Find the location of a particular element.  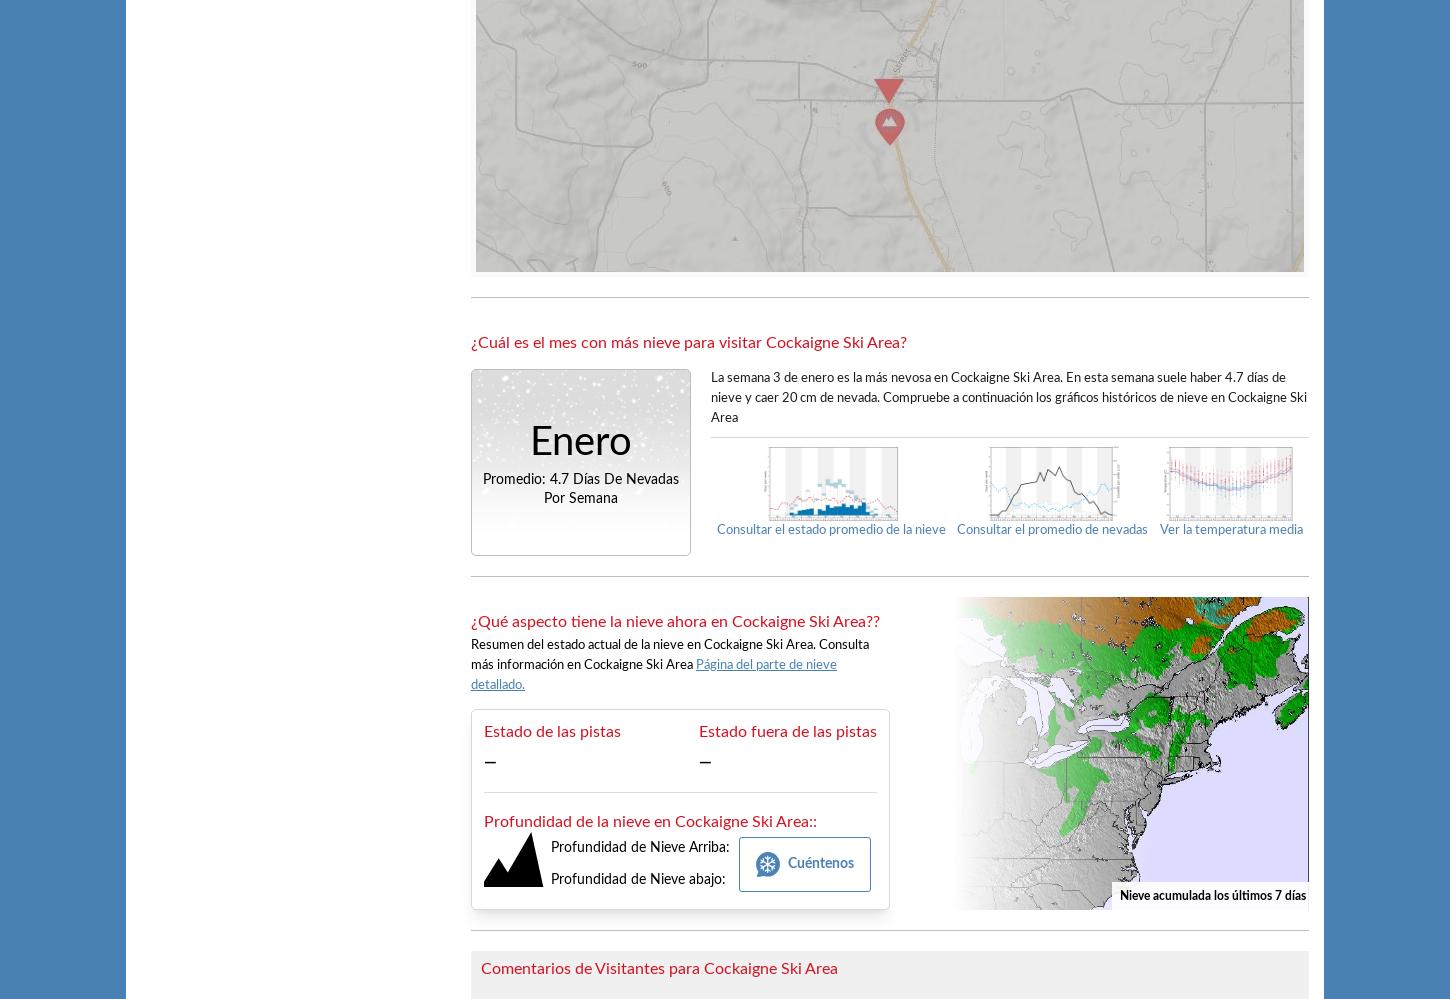

'Página del parte de nieve detallado.' is located at coordinates (652, 674).